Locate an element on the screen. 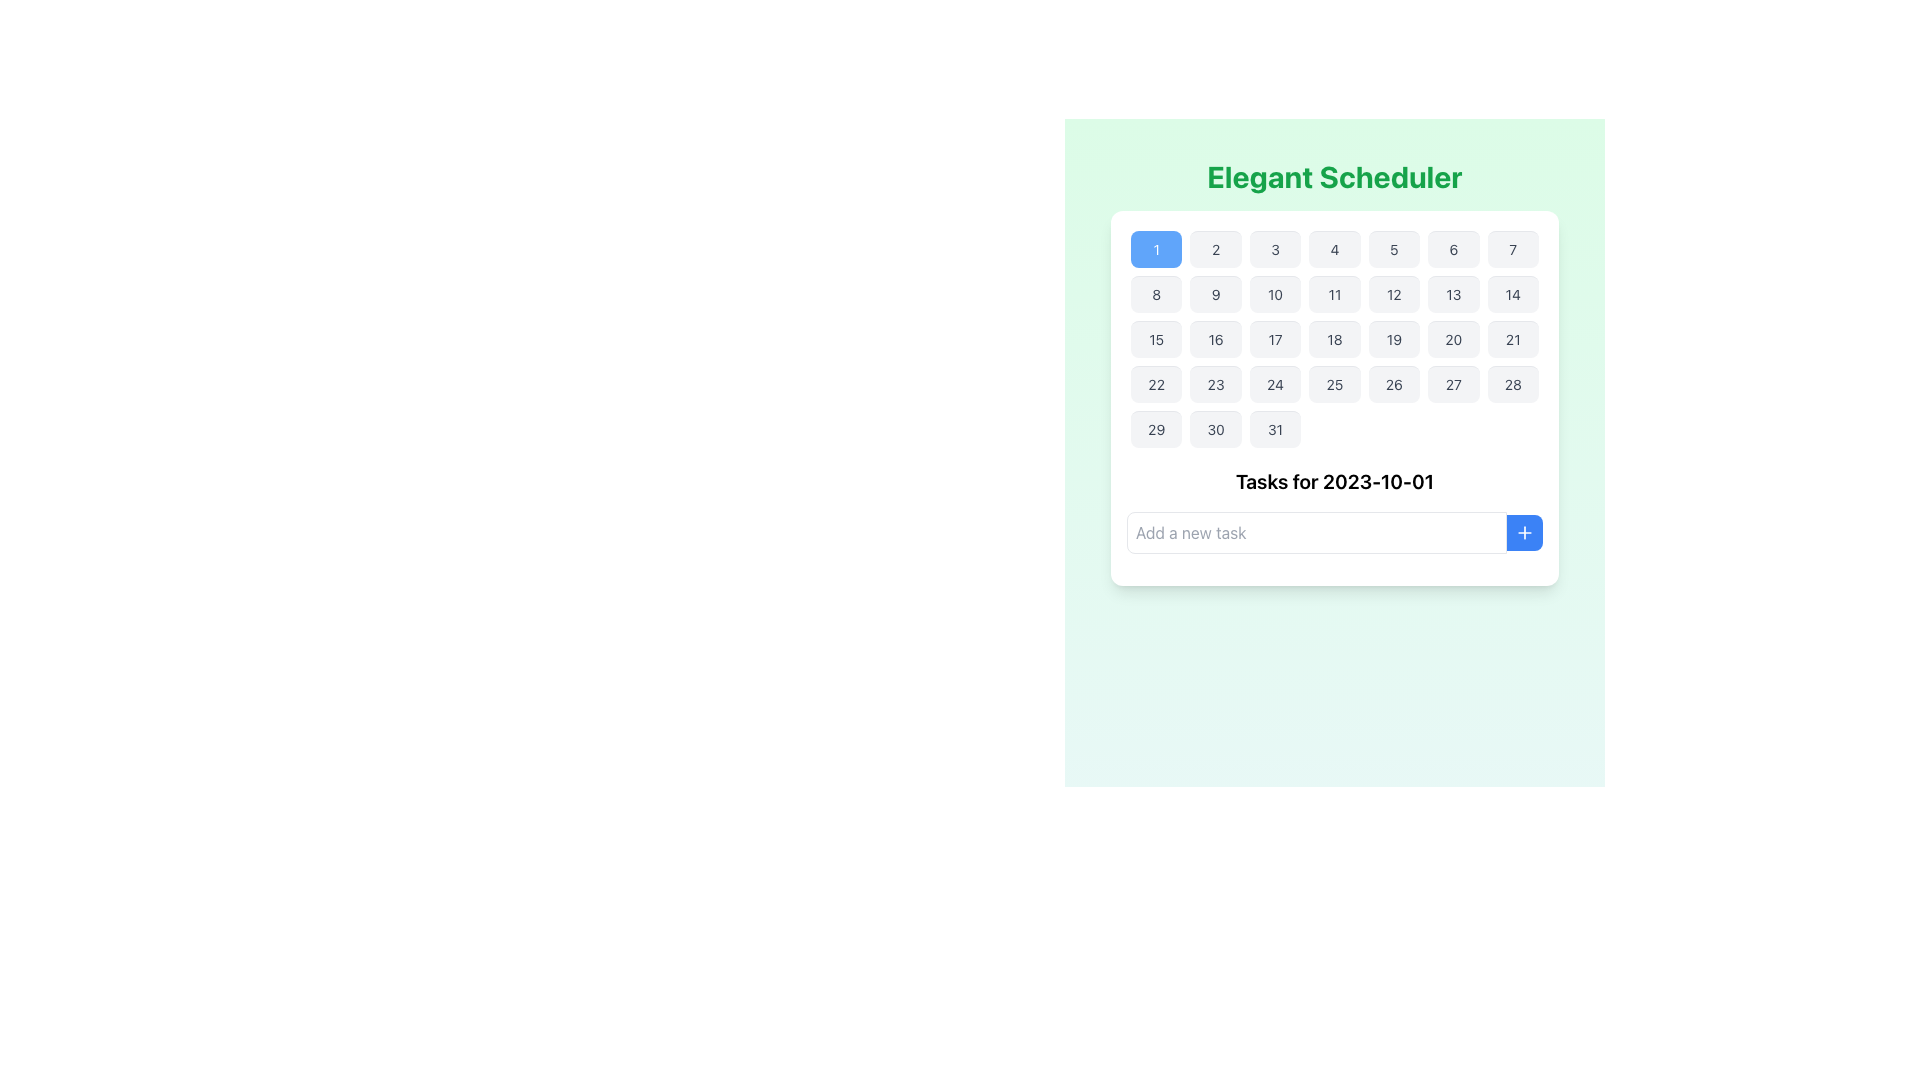 Image resolution: width=1920 pixels, height=1080 pixels. the rounded rectangular button labeled '10' with a light gray background and dark gray text, located in the second row and third column of the calendar grid to change its style is located at coordinates (1274, 294).